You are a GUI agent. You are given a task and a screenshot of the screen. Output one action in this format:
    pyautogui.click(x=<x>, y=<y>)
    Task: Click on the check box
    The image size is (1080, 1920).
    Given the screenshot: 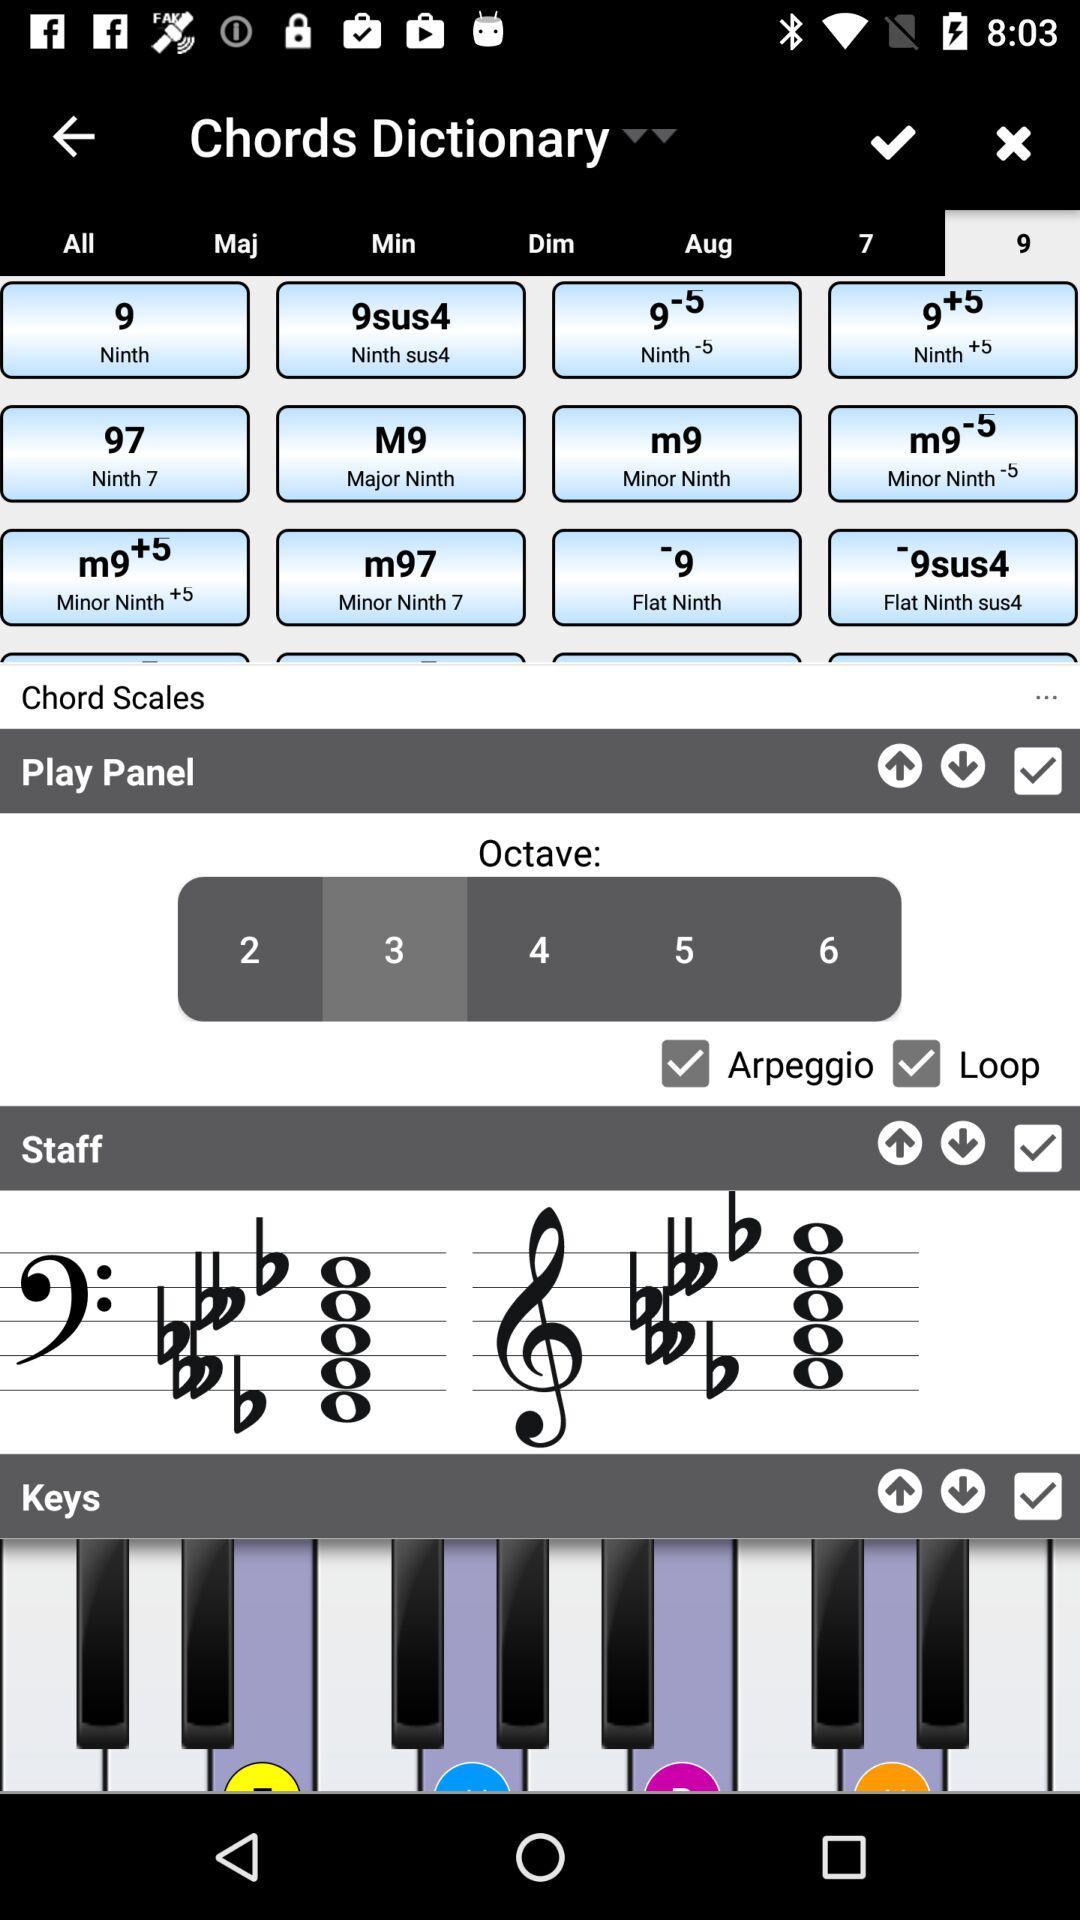 What is the action you would take?
    pyautogui.click(x=1036, y=1148)
    